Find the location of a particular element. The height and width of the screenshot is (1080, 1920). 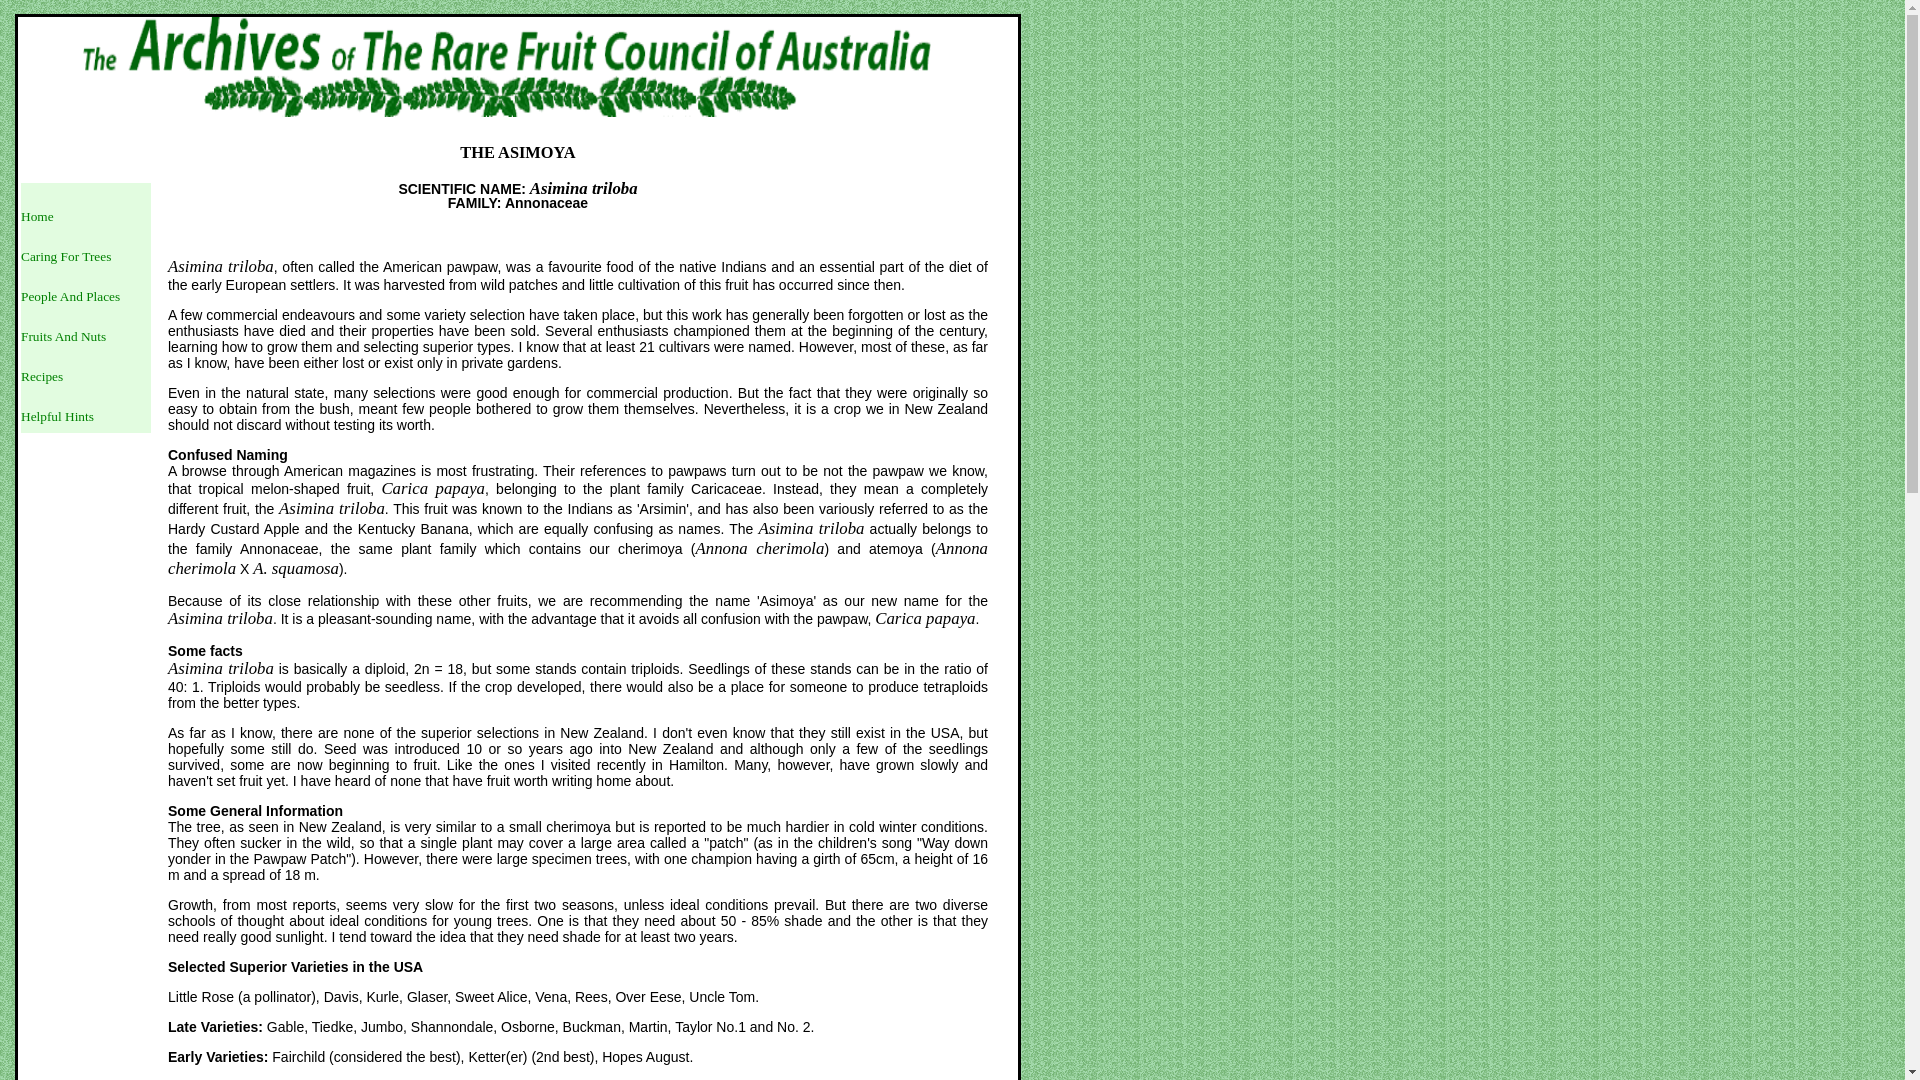

'Recipes' is located at coordinates (42, 376).